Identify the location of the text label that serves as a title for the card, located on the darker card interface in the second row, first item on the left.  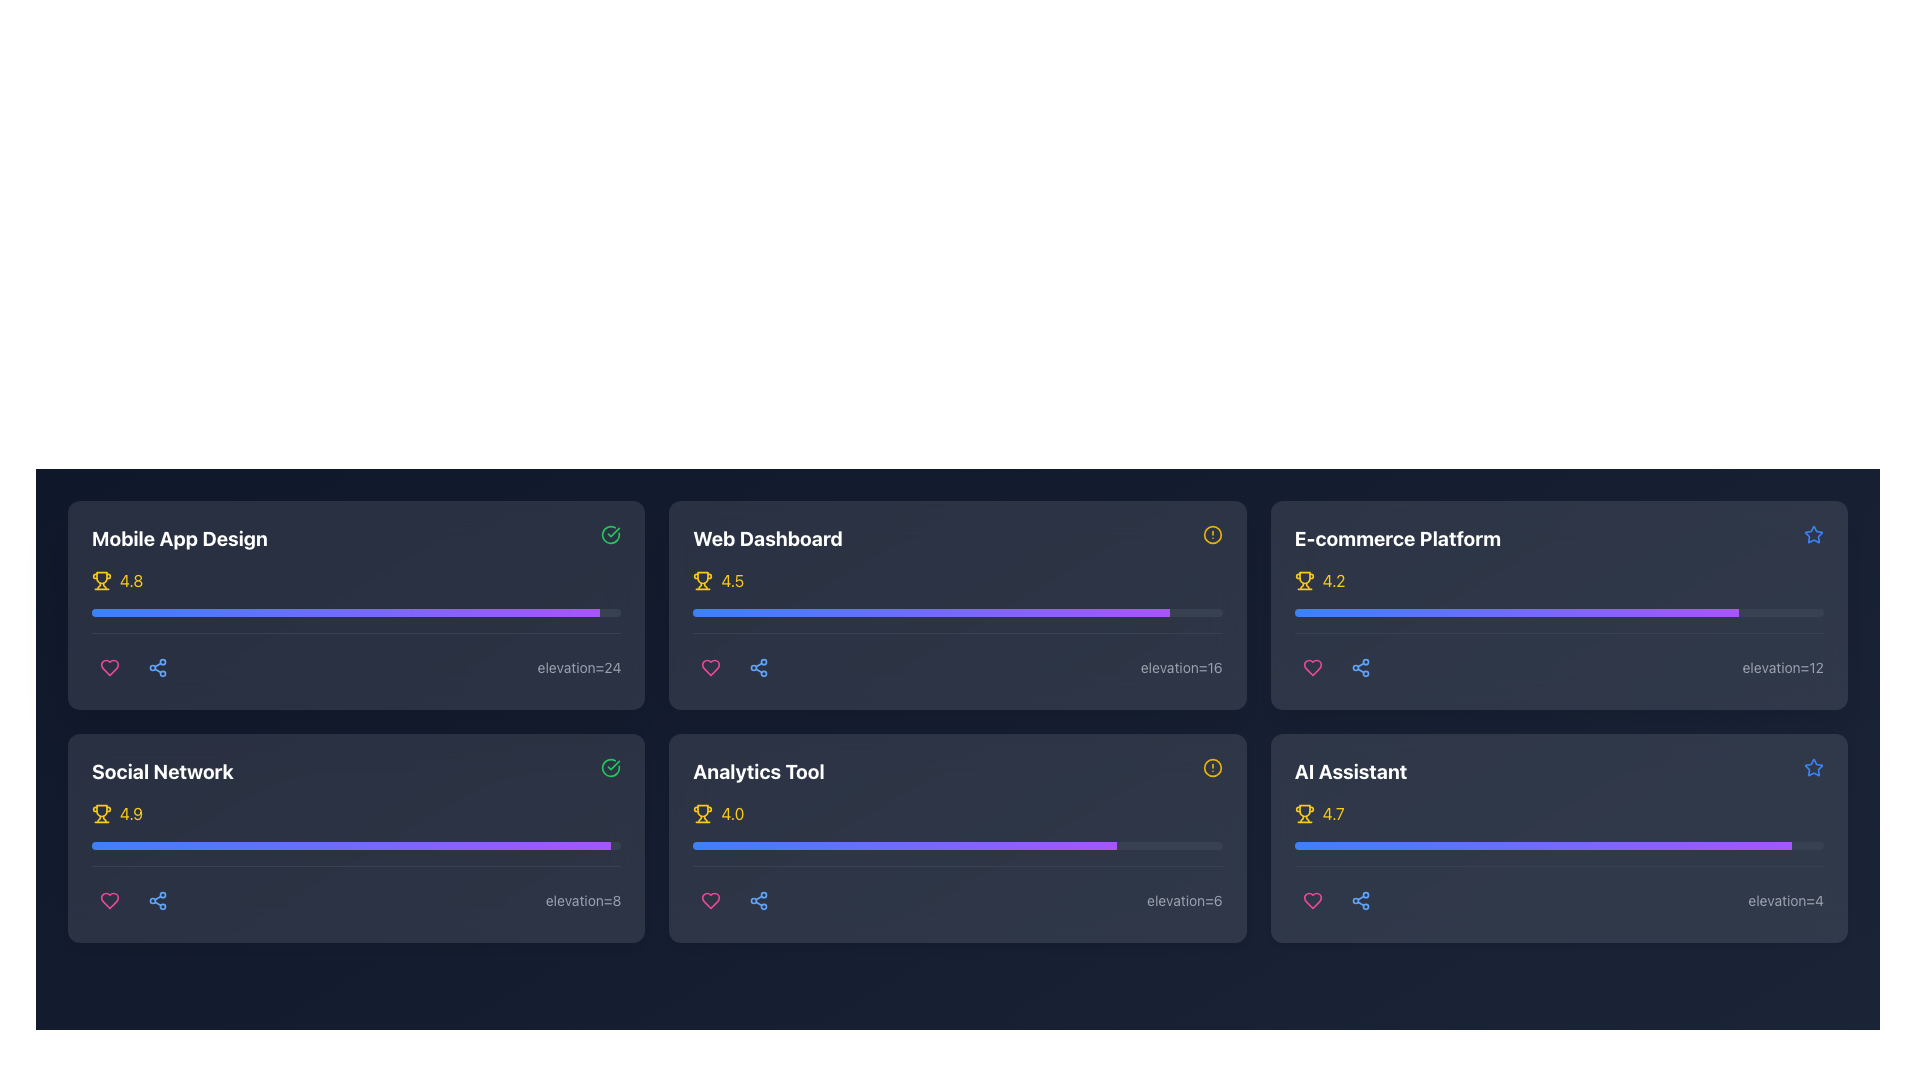
(162, 770).